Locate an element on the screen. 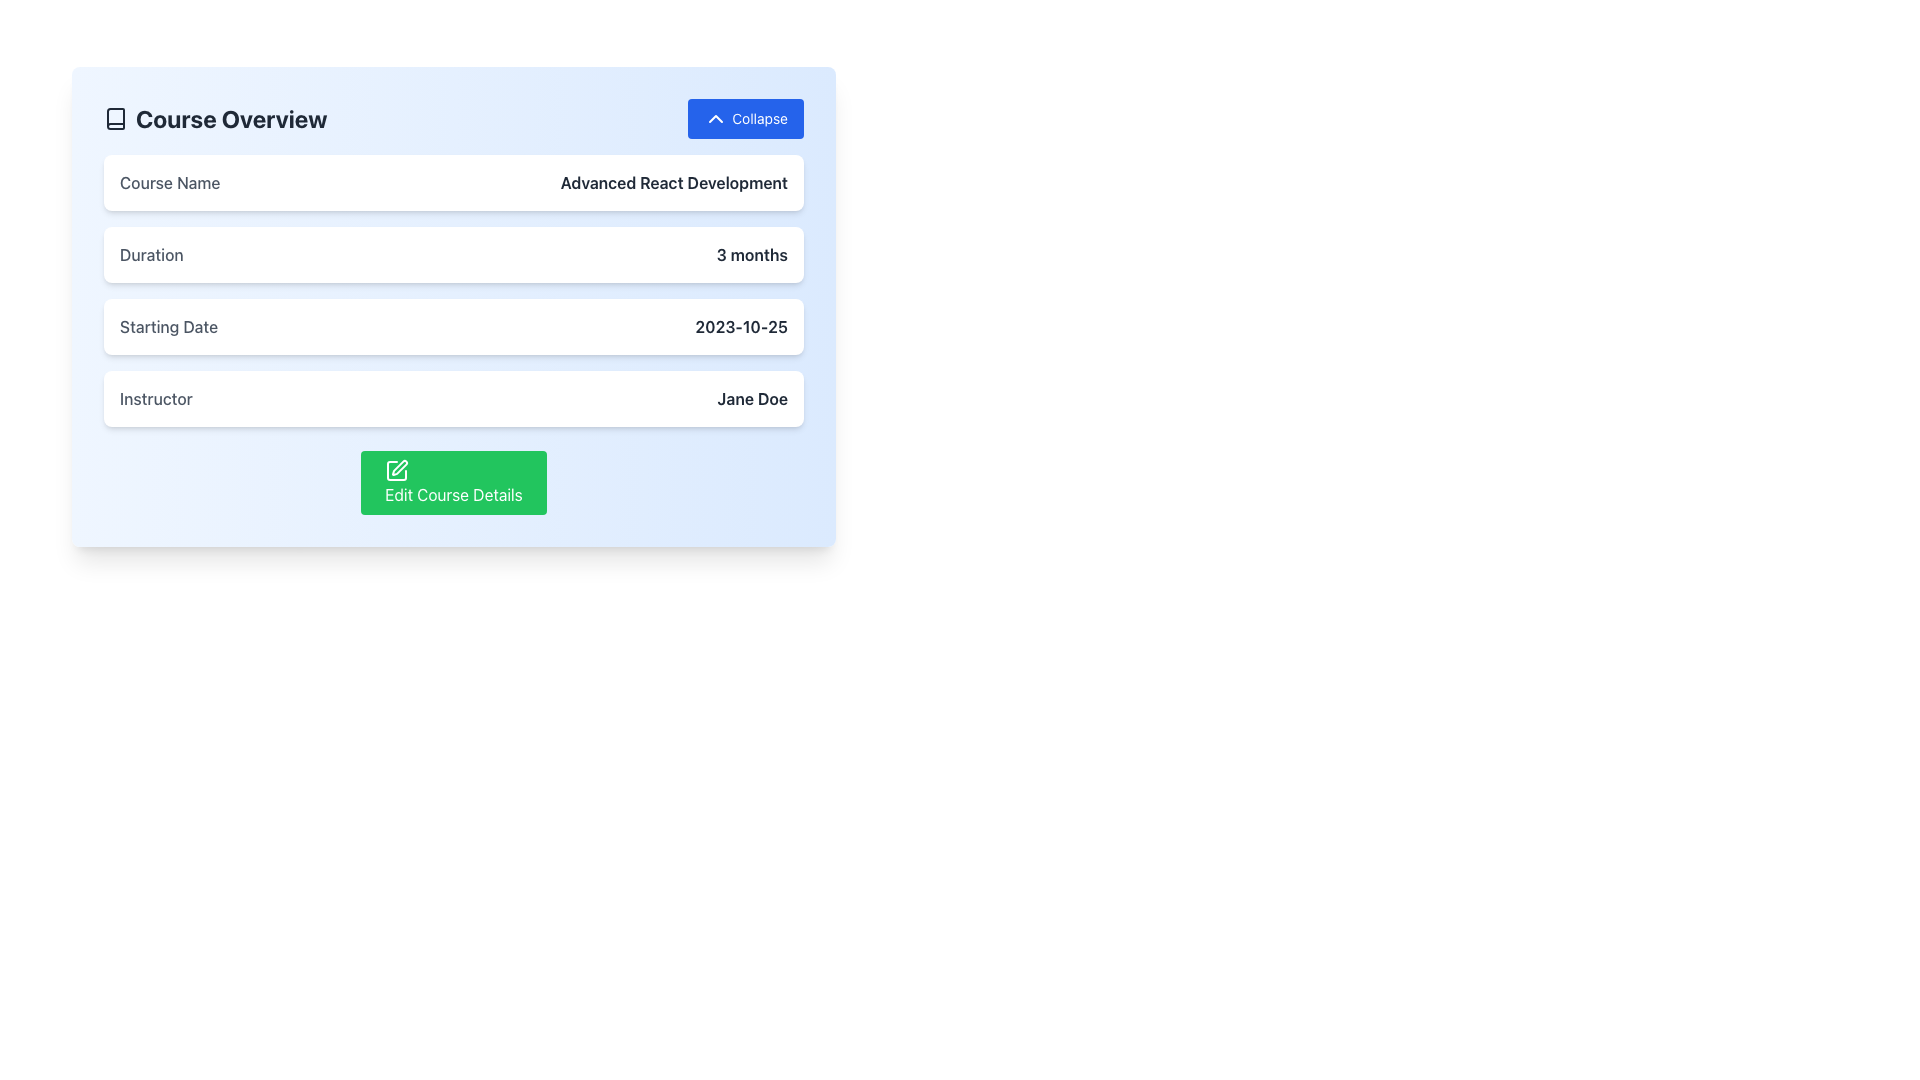  the graphical icon that signifies the 'Edit Course Details' button, which is centrally aligned within the green button at the bottom of the blue-bordered course overview card is located at coordinates (400, 467).